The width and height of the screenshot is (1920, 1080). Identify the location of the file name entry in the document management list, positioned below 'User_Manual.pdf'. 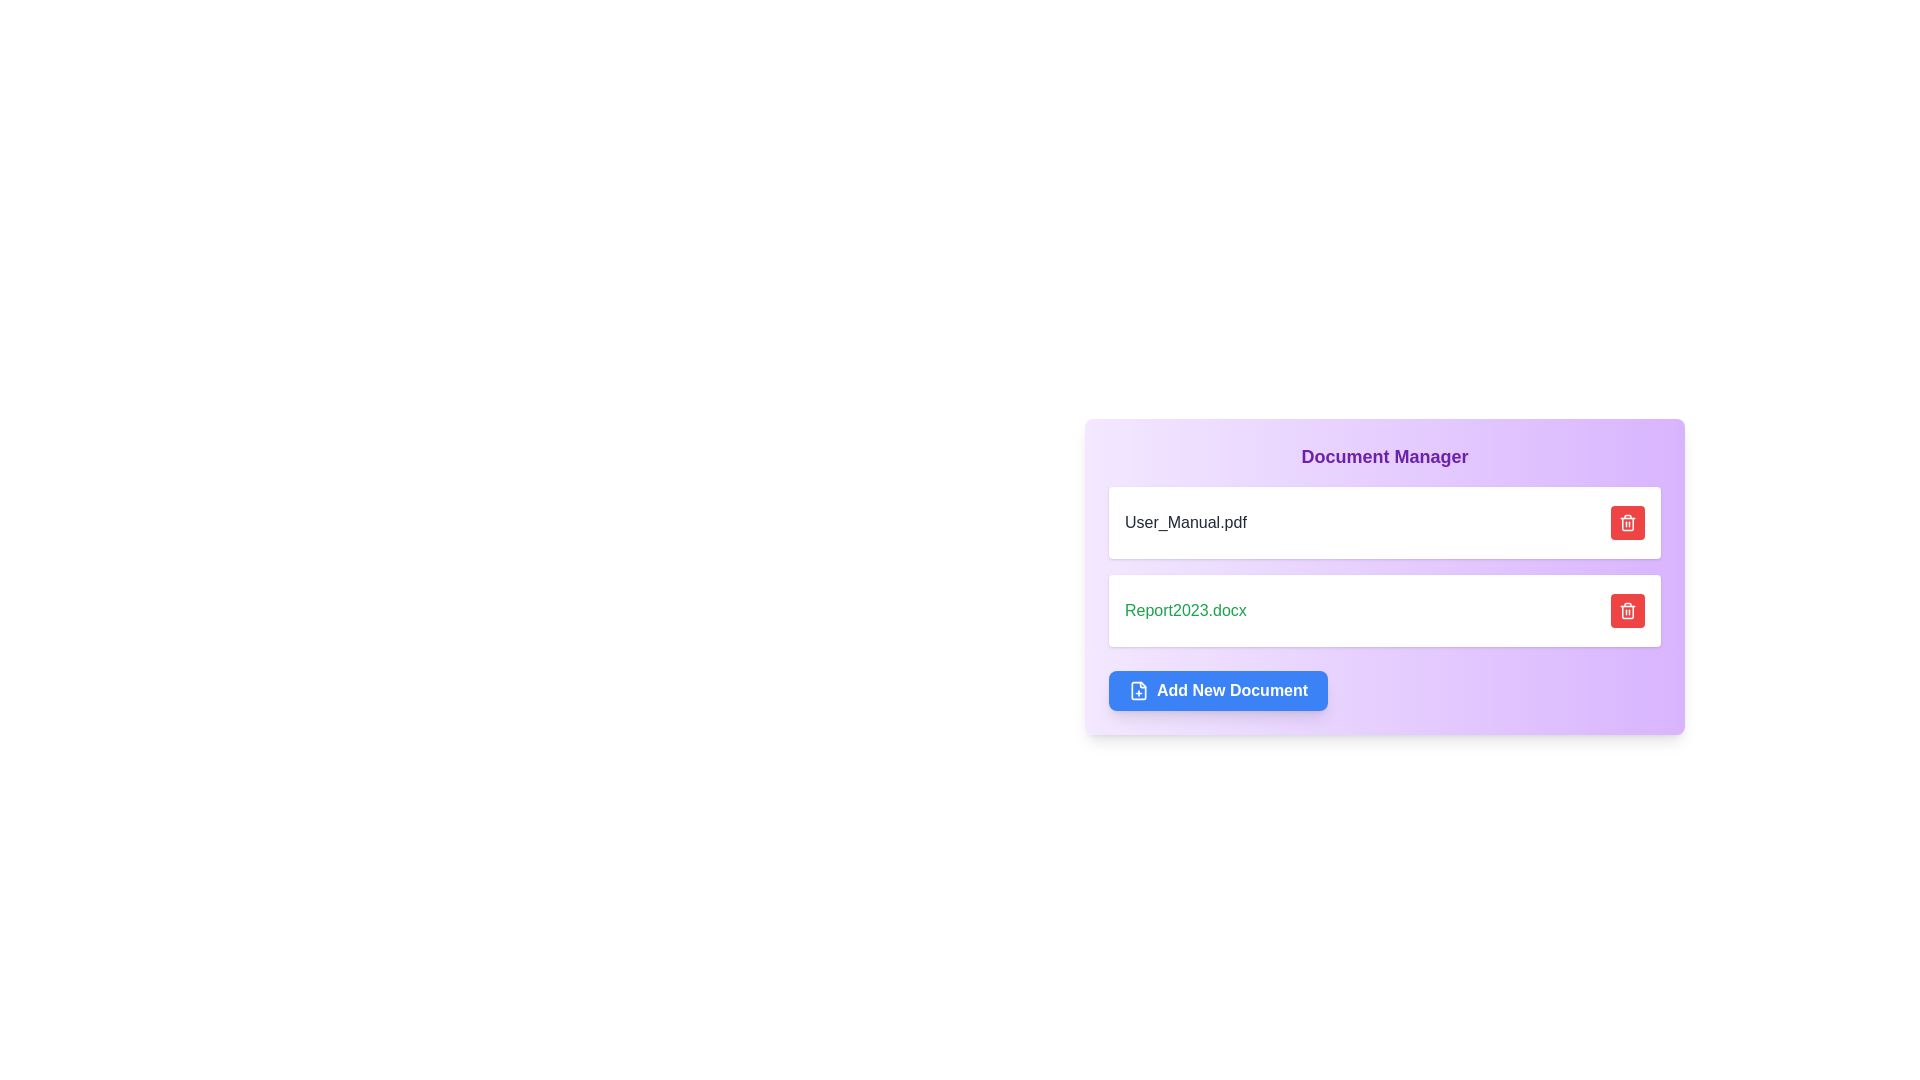
(1384, 609).